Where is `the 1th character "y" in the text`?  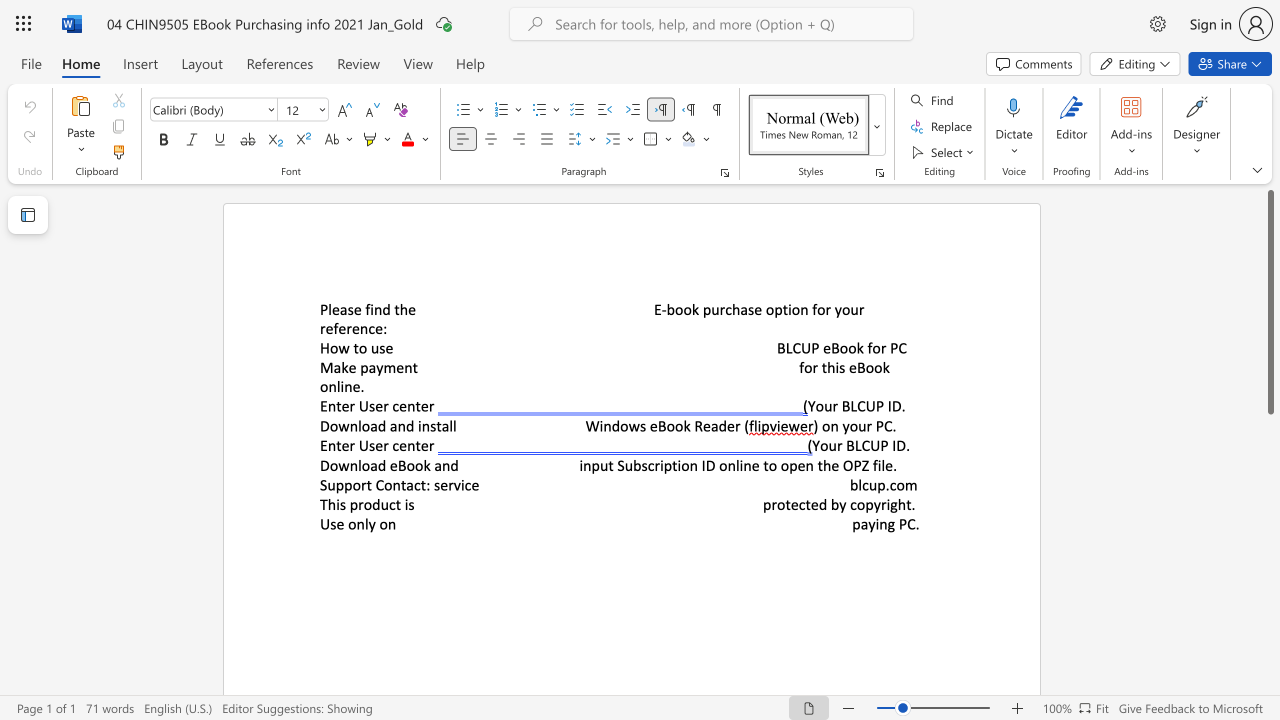 the 1th character "y" in the text is located at coordinates (846, 425).